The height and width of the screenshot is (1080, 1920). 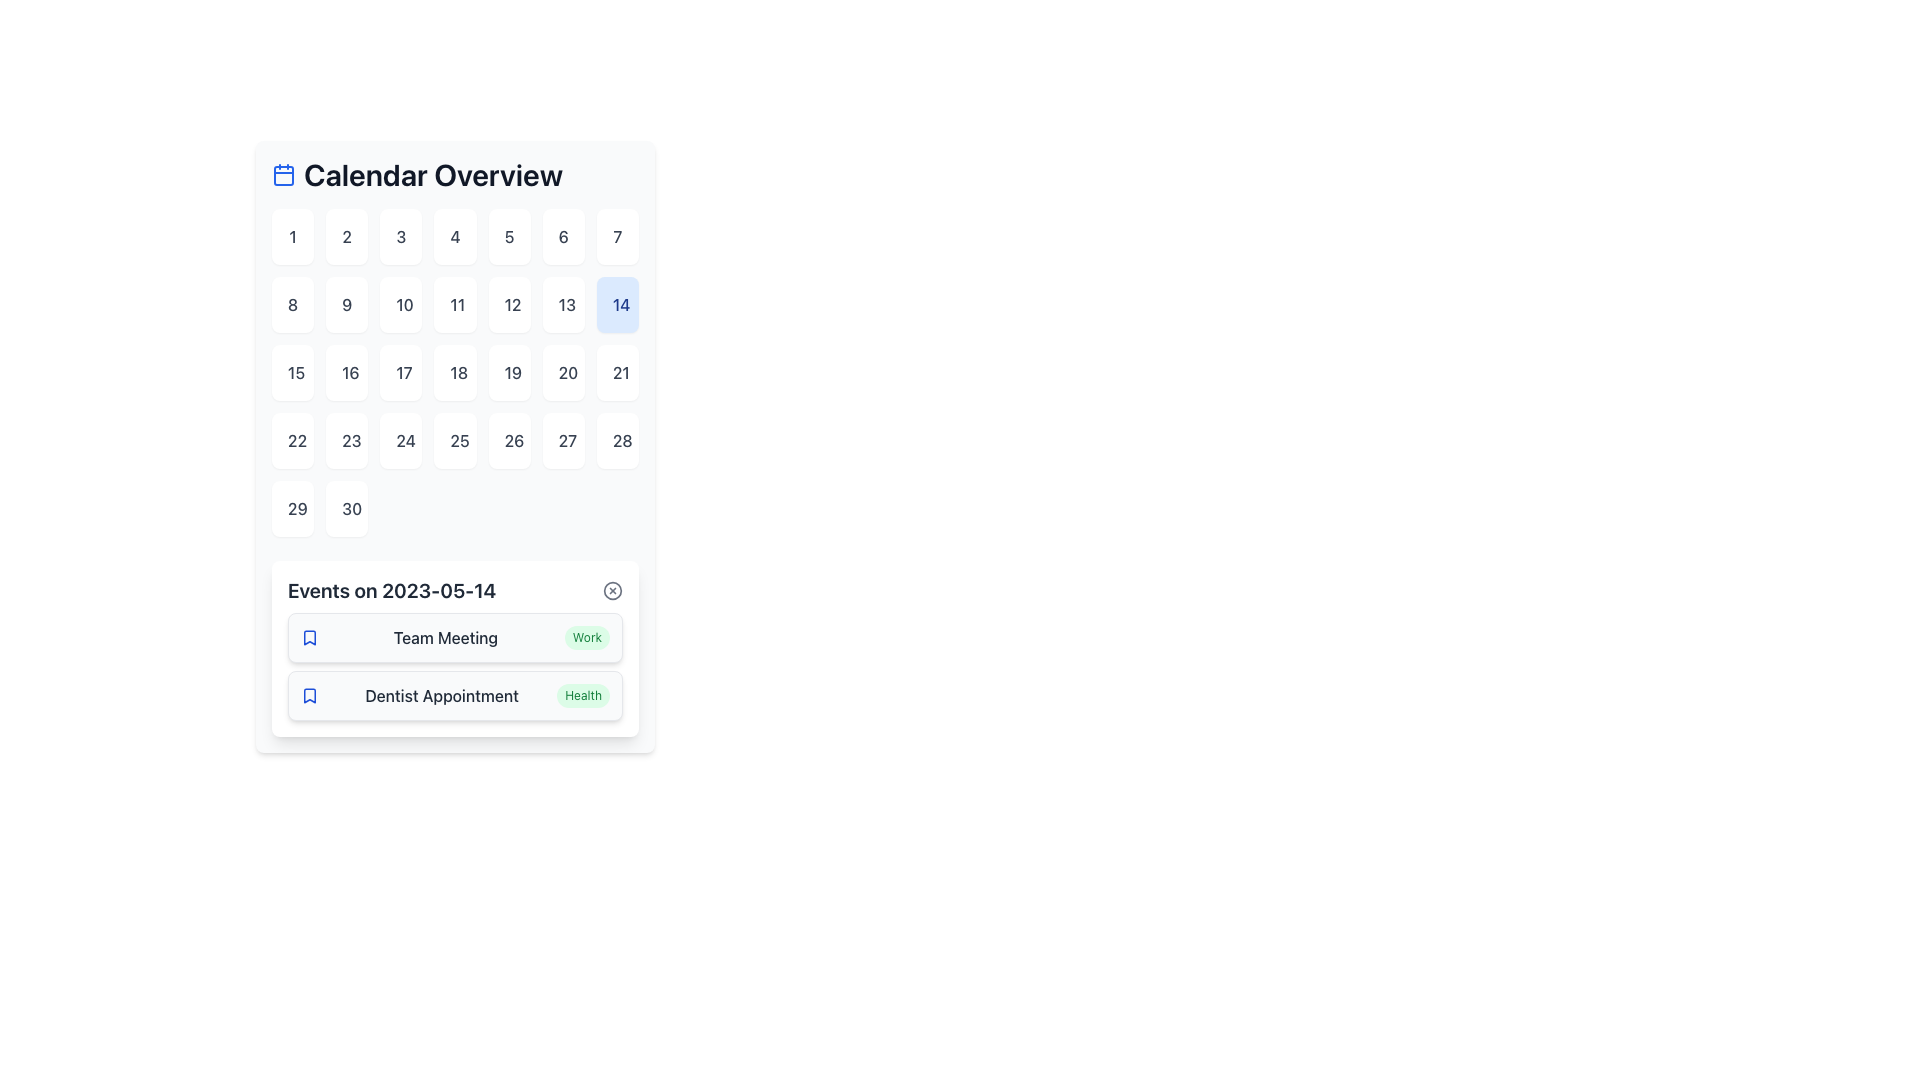 What do you see at coordinates (612, 589) in the screenshot?
I see `the inner circle of the SVG icon located near the top-right of the 'Events on 2023-05-14' section, which serves as part of the functionality` at bounding box center [612, 589].